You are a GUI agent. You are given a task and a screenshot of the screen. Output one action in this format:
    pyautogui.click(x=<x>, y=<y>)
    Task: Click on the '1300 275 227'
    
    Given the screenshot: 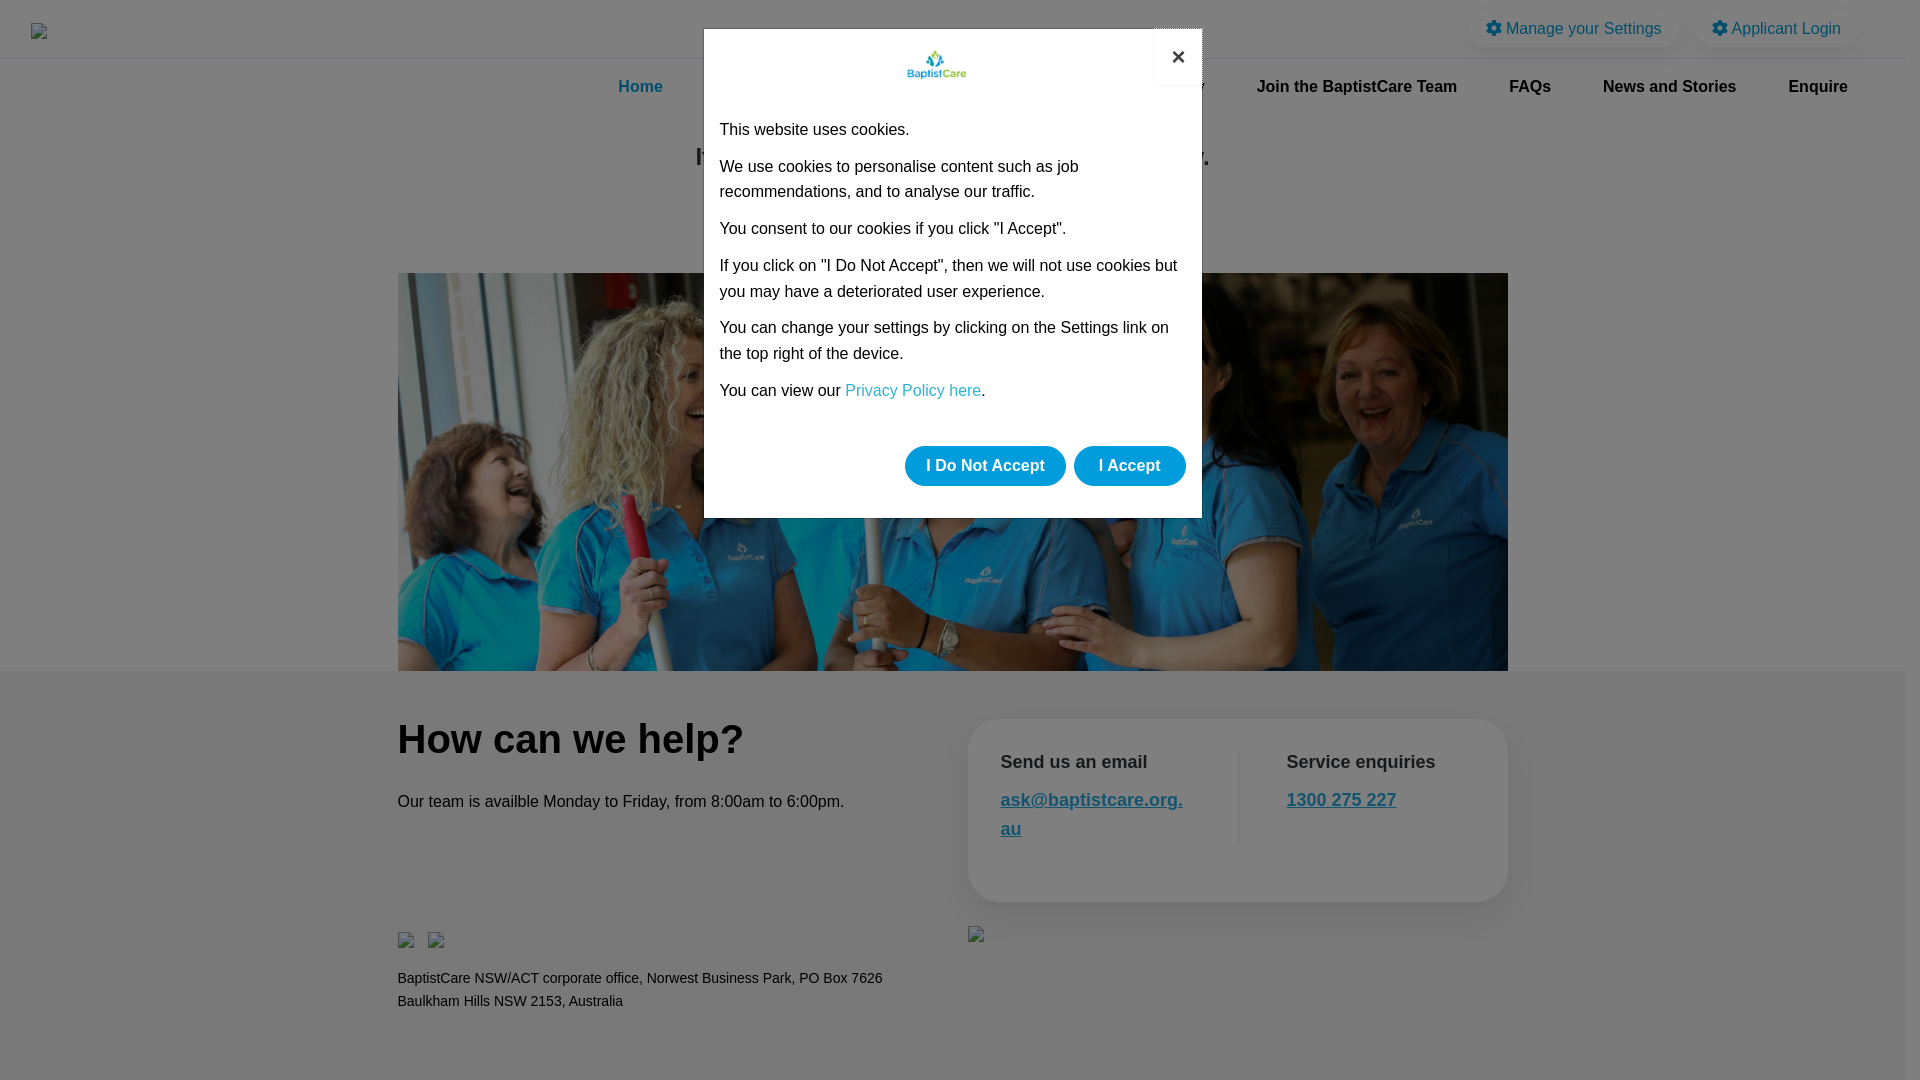 What is the action you would take?
    pyautogui.click(x=1340, y=798)
    